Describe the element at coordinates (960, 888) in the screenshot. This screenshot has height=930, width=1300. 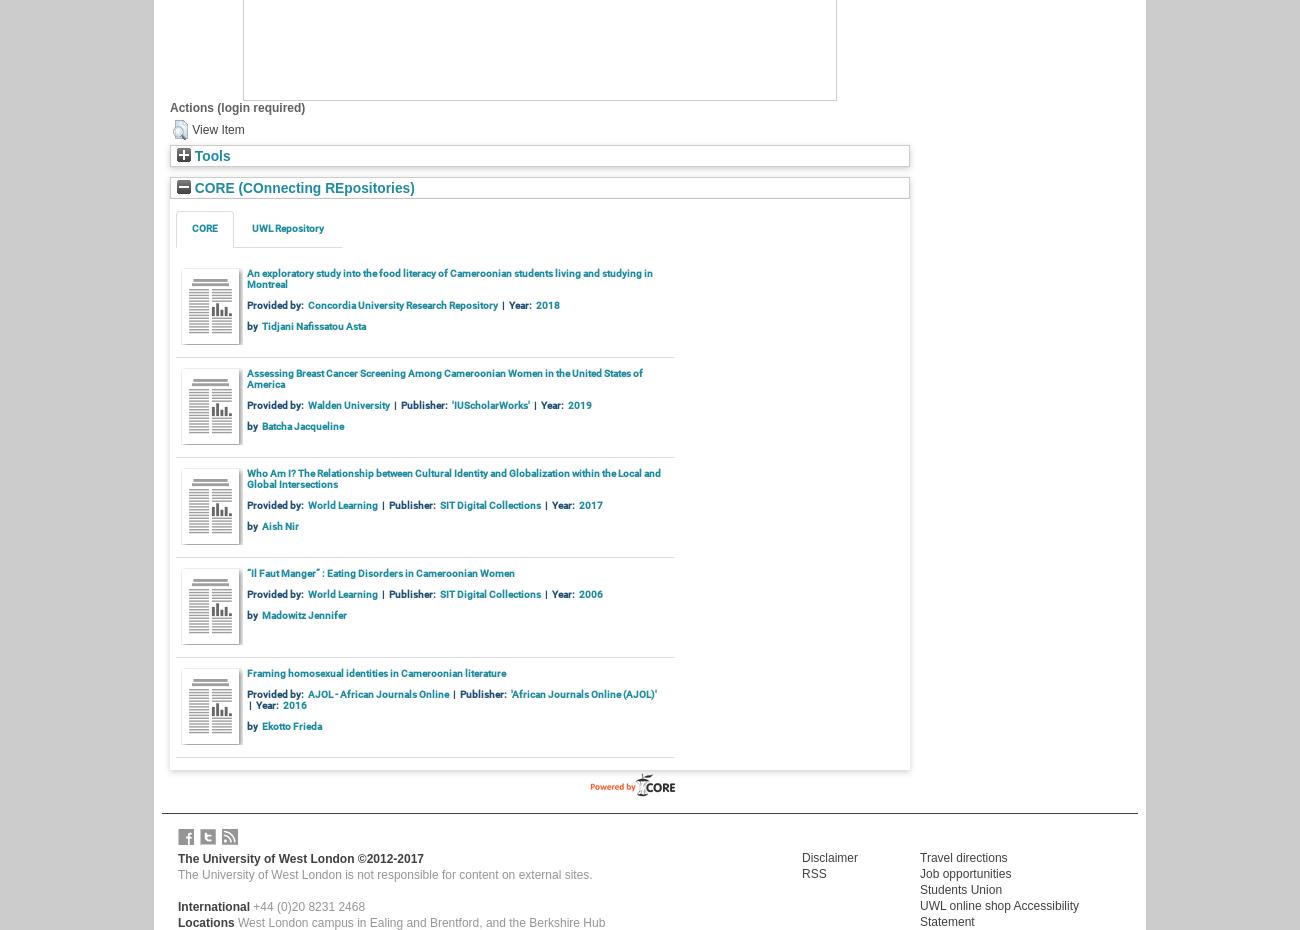
I see `'Students Union'` at that location.